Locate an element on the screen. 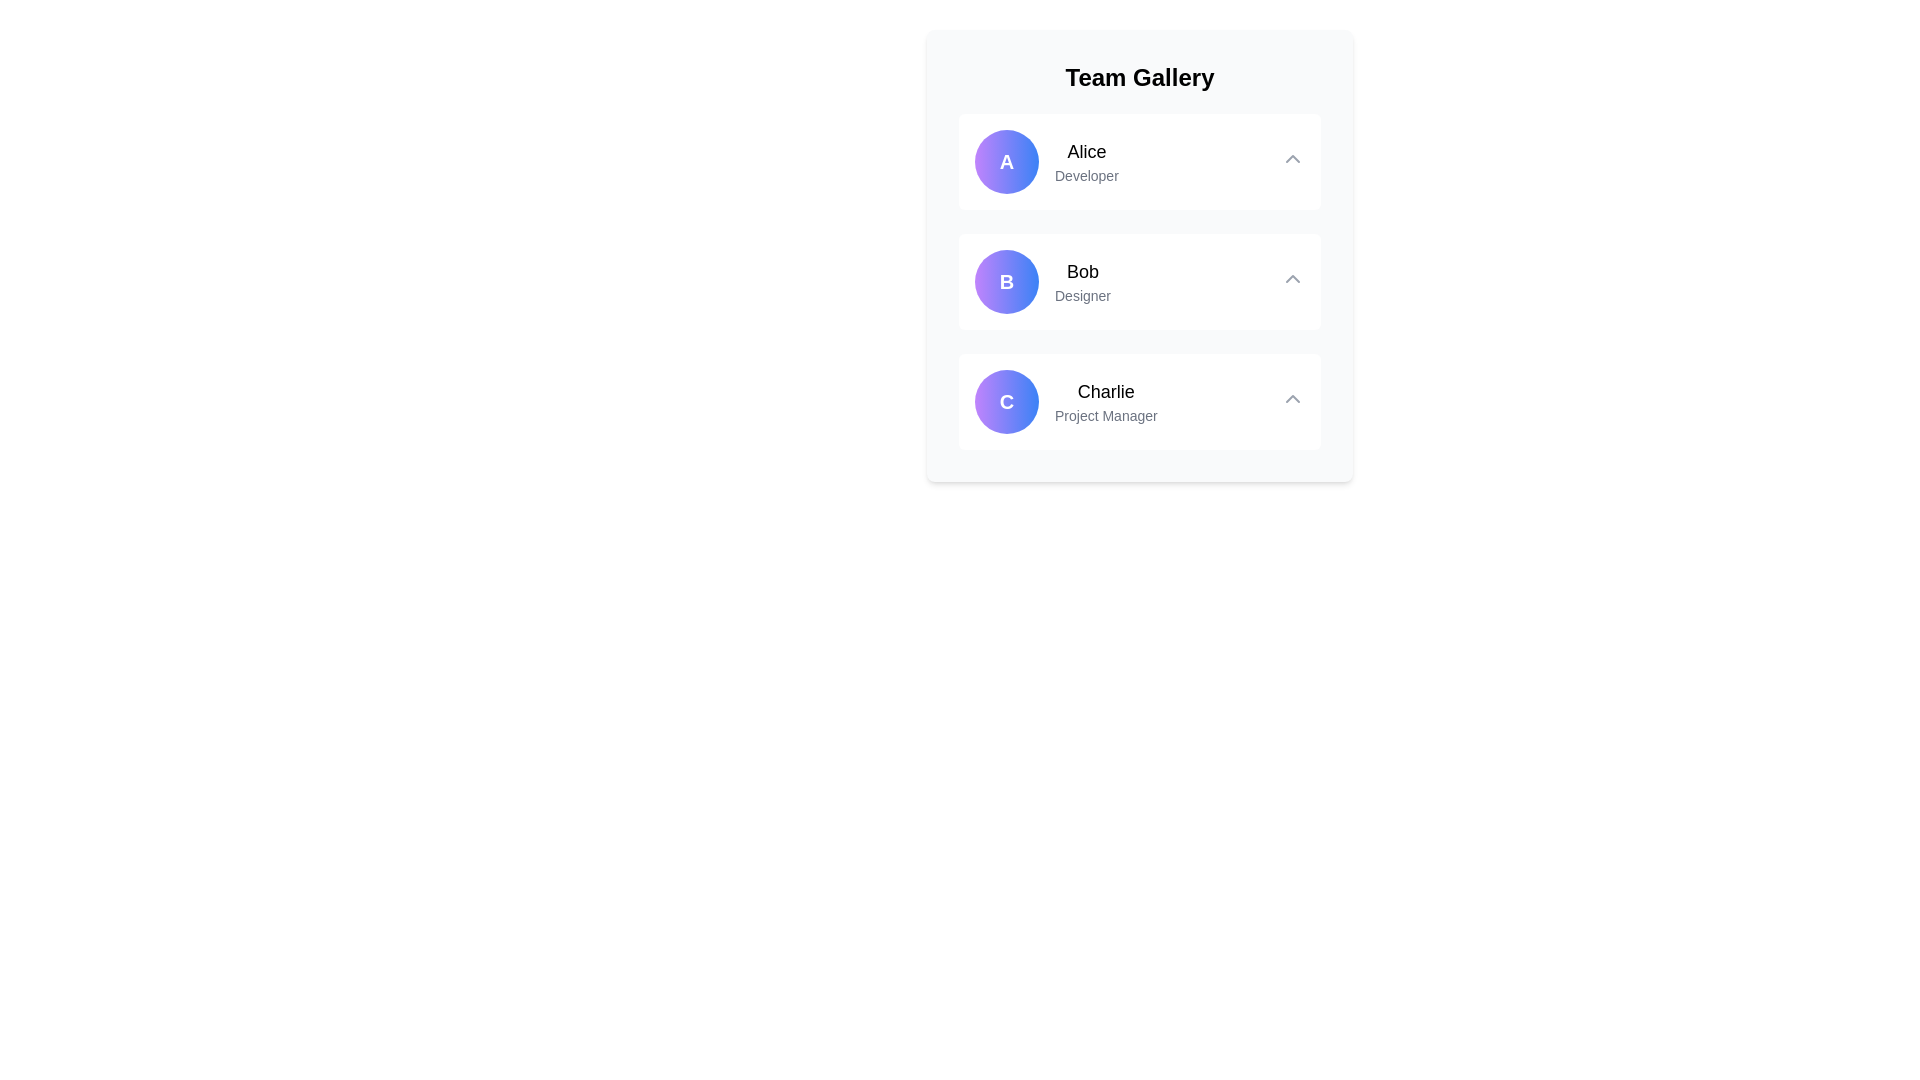 The image size is (1920, 1080). the upward-pointing chevron icon button located to the far right of the section labeled 'Bob Designer' is located at coordinates (1292, 281).